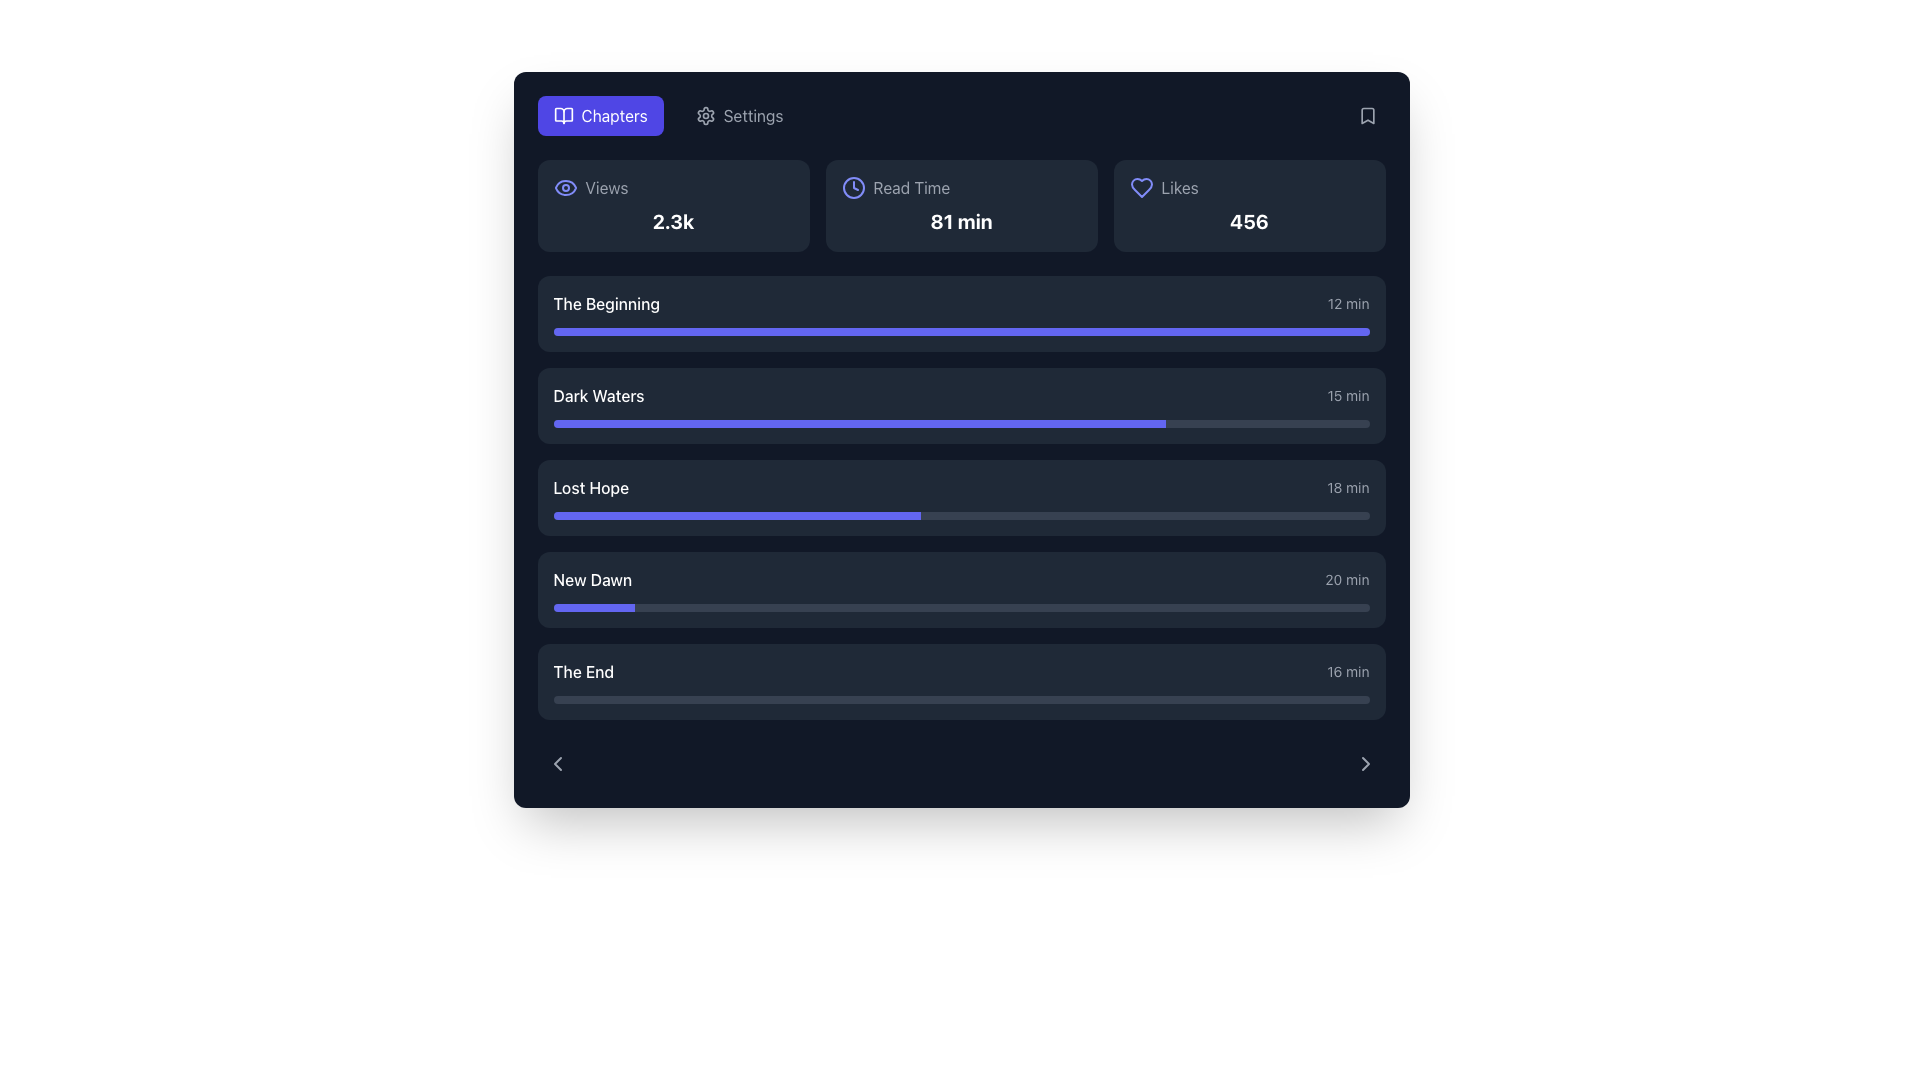 This screenshot has height=1080, width=1920. Describe the element at coordinates (1141, 188) in the screenshot. I see `the vibrant indigo heart-shaped icon located in the 'Likes' section, positioned to the left of the text 'Likes' and above the numeric value associated with likes` at that location.